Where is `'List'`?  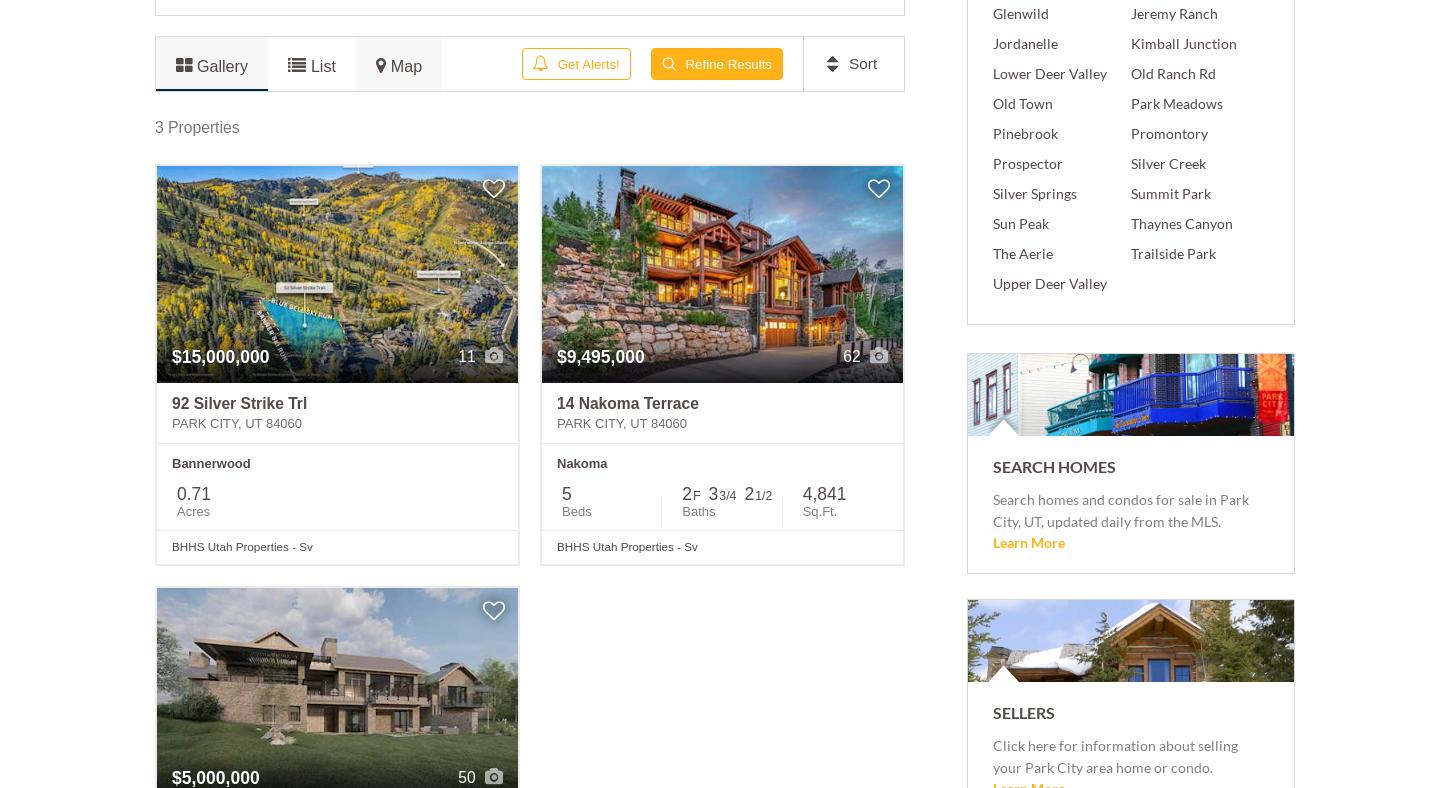
'List' is located at coordinates (322, 65).